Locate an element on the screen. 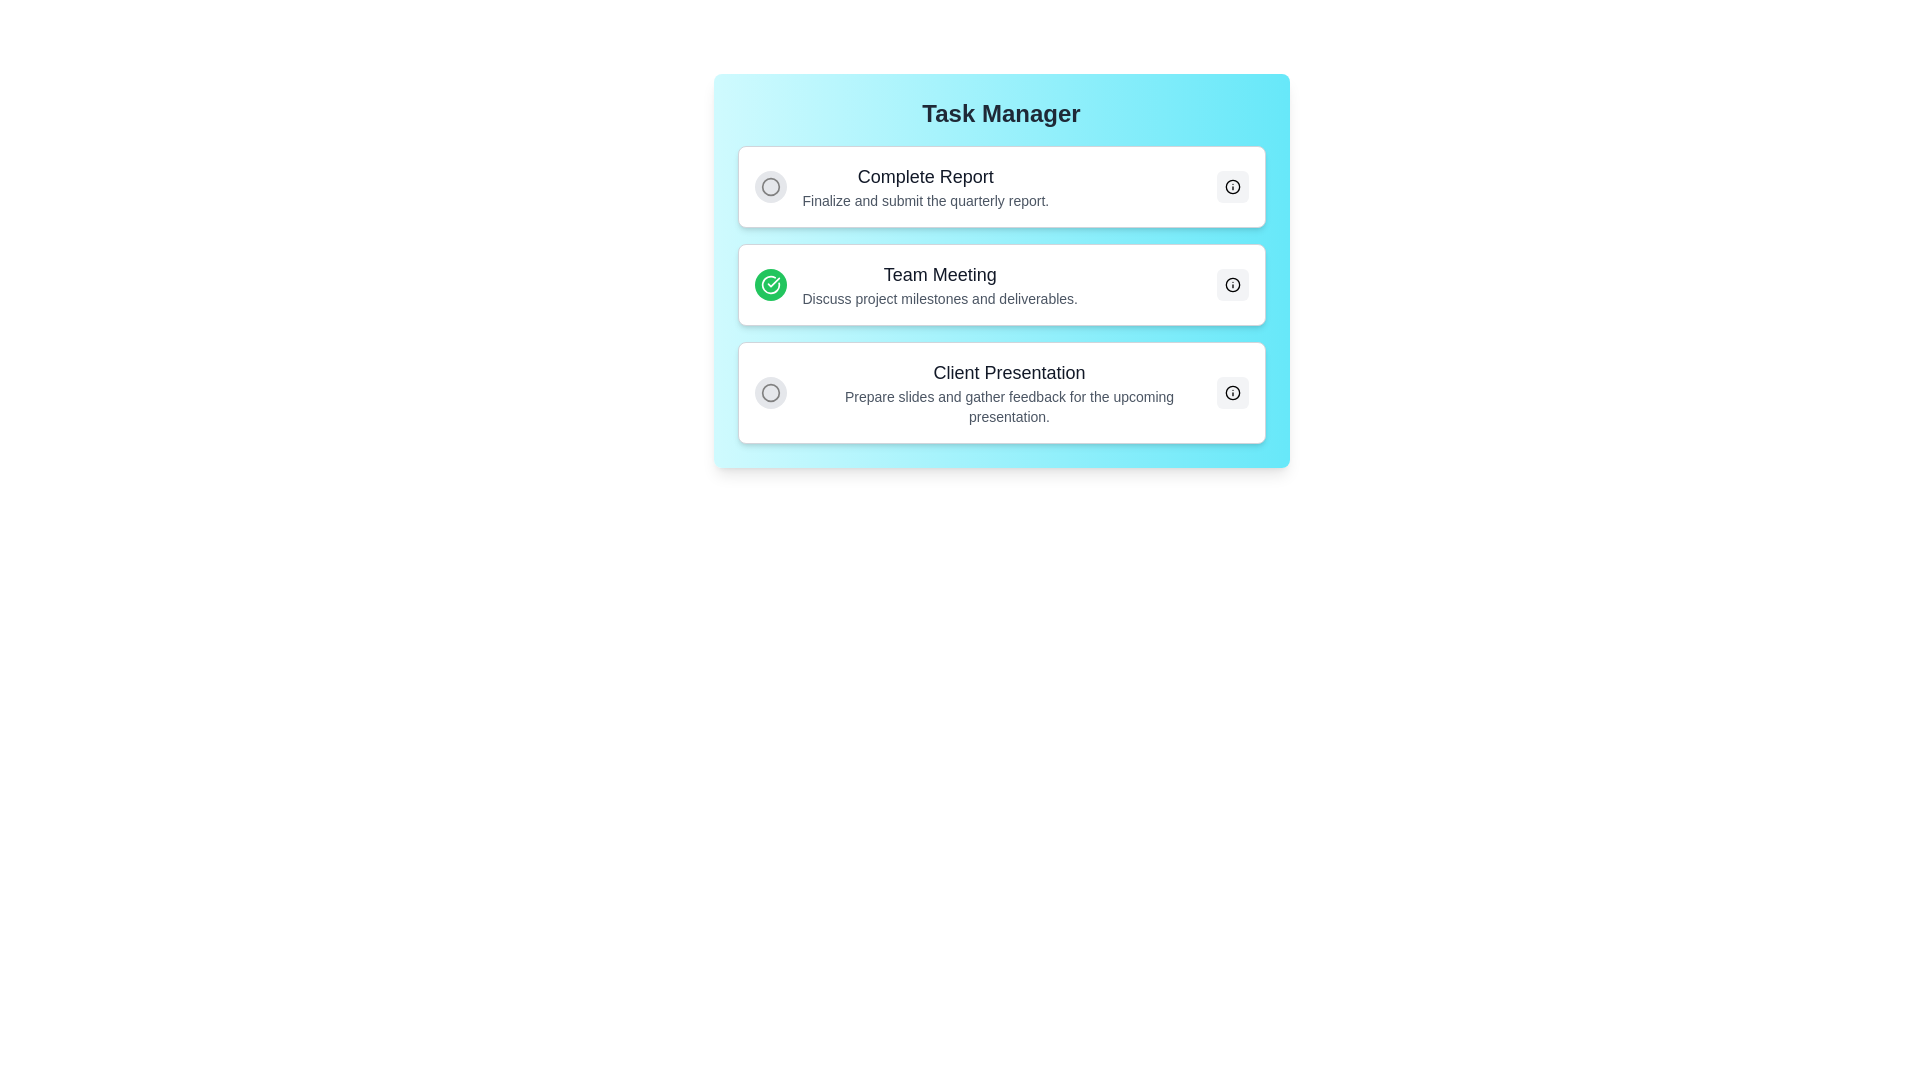 The width and height of the screenshot is (1920, 1080). the green circular icon indicating the completion or selection of the 'Team Meeting' task in the task list interface is located at coordinates (769, 285).